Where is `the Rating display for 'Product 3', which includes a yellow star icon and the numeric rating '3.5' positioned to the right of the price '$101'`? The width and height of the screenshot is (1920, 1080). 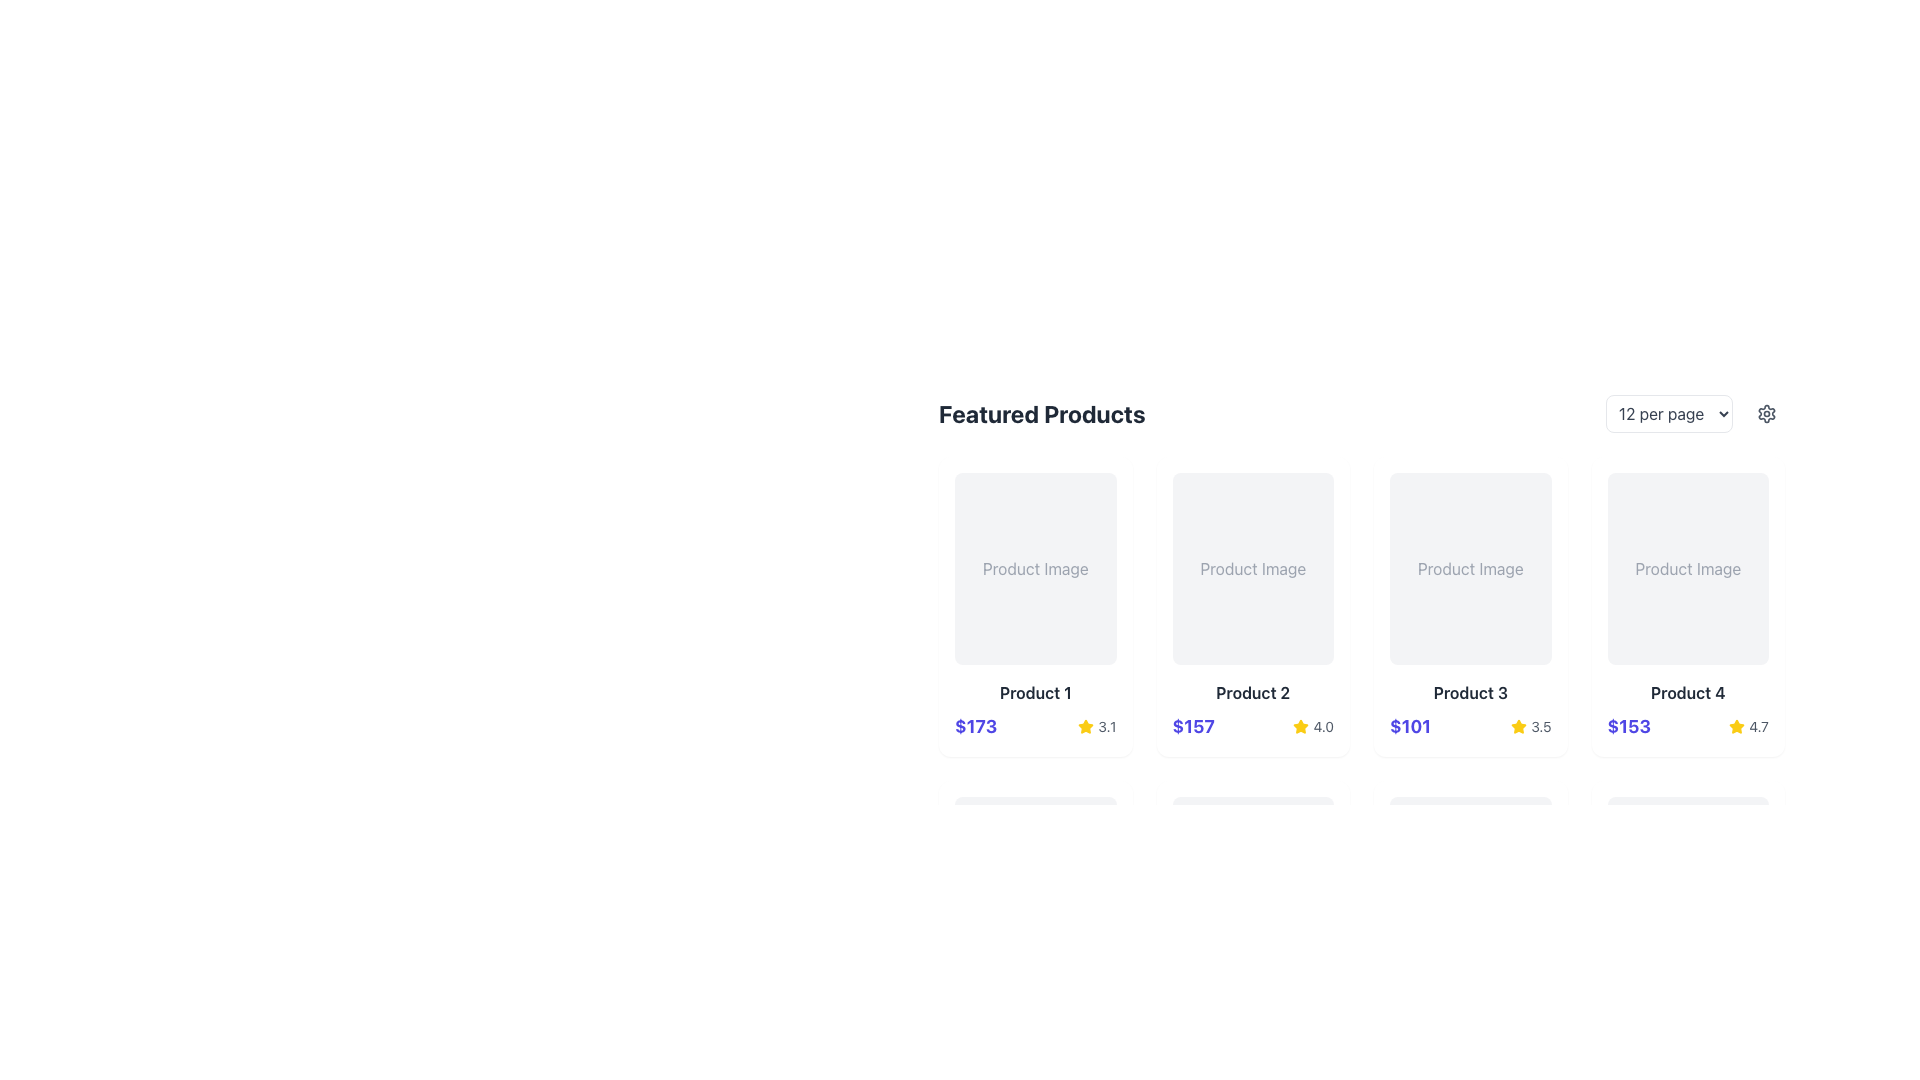 the Rating display for 'Product 3', which includes a yellow star icon and the numeric rating '3.5' positioned to the right of the price '$101' is located at coordinates (1530, 726).